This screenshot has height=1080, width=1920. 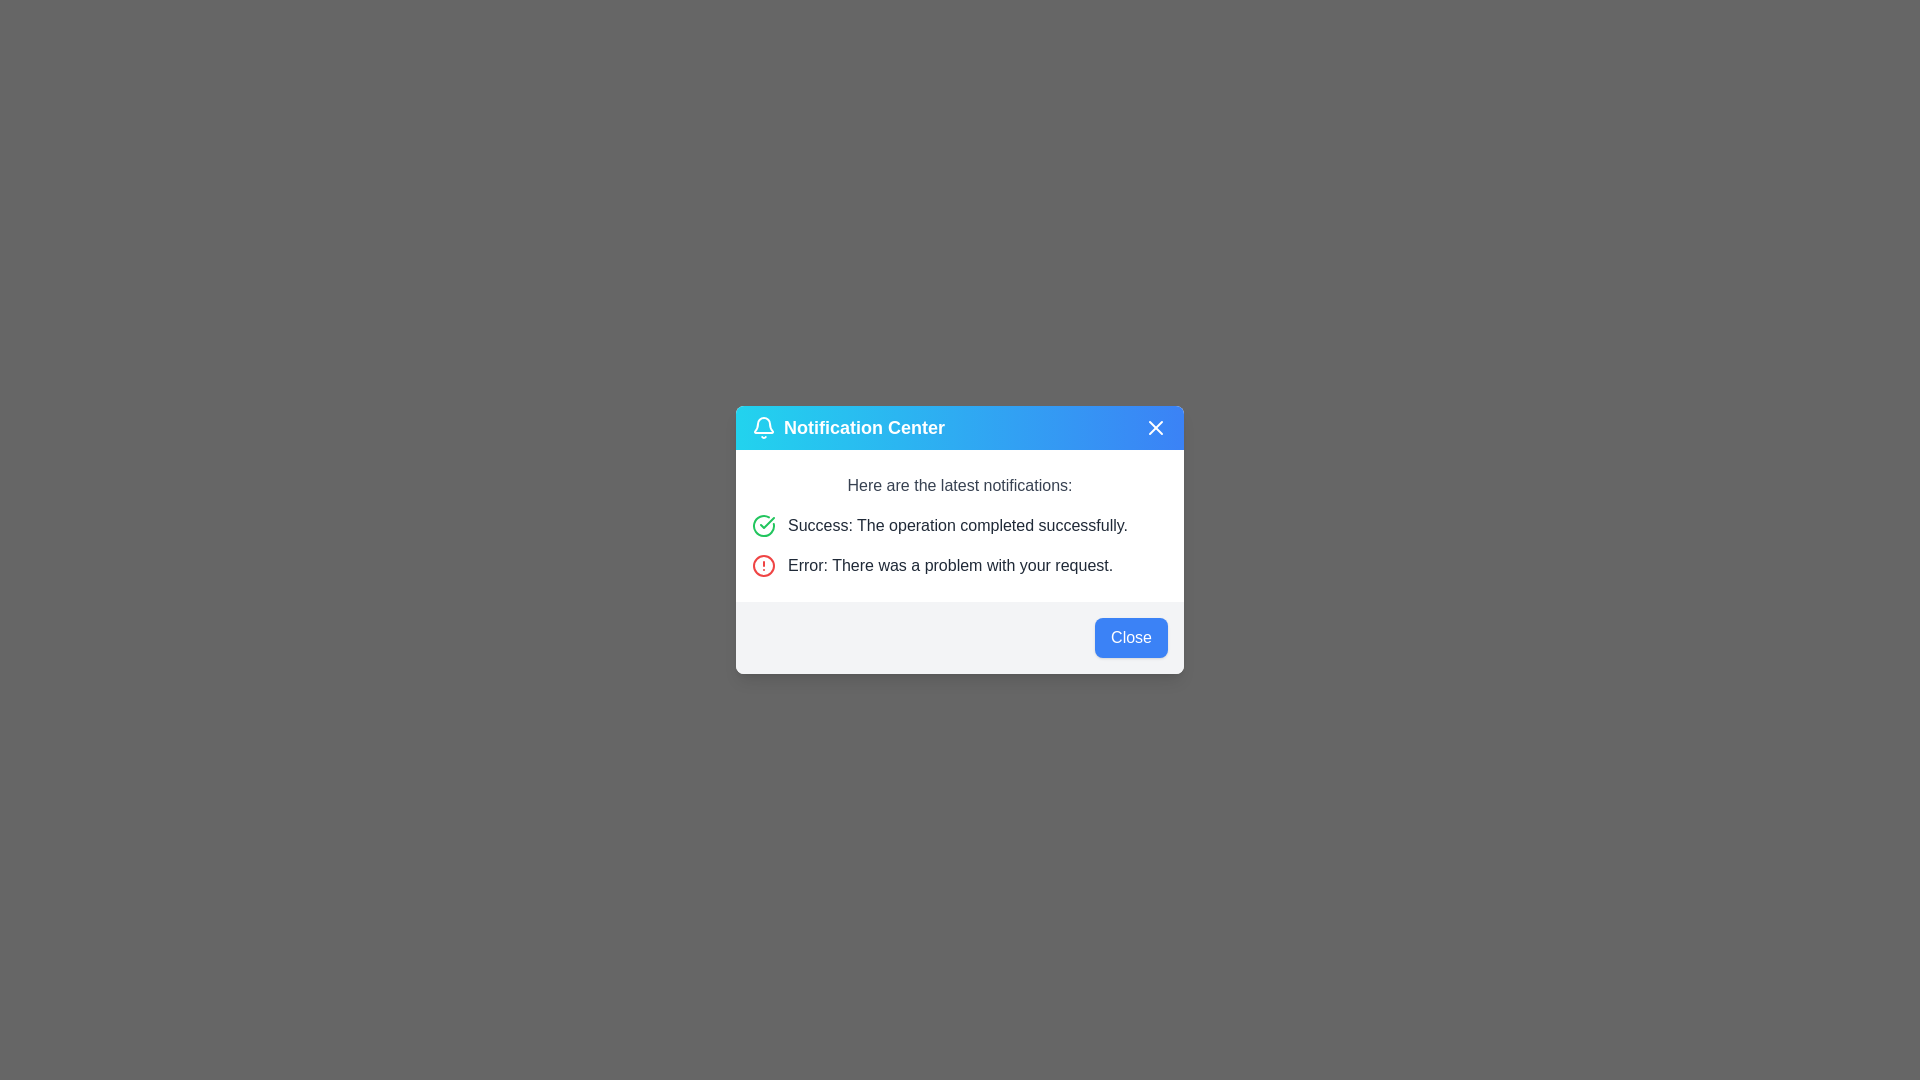 I want to click on the error indicator SVG icon located in the notification row of the modal dialog box, which visually represents the error message 'Error: There was a problem with your request.', so click(x=762, y=566).